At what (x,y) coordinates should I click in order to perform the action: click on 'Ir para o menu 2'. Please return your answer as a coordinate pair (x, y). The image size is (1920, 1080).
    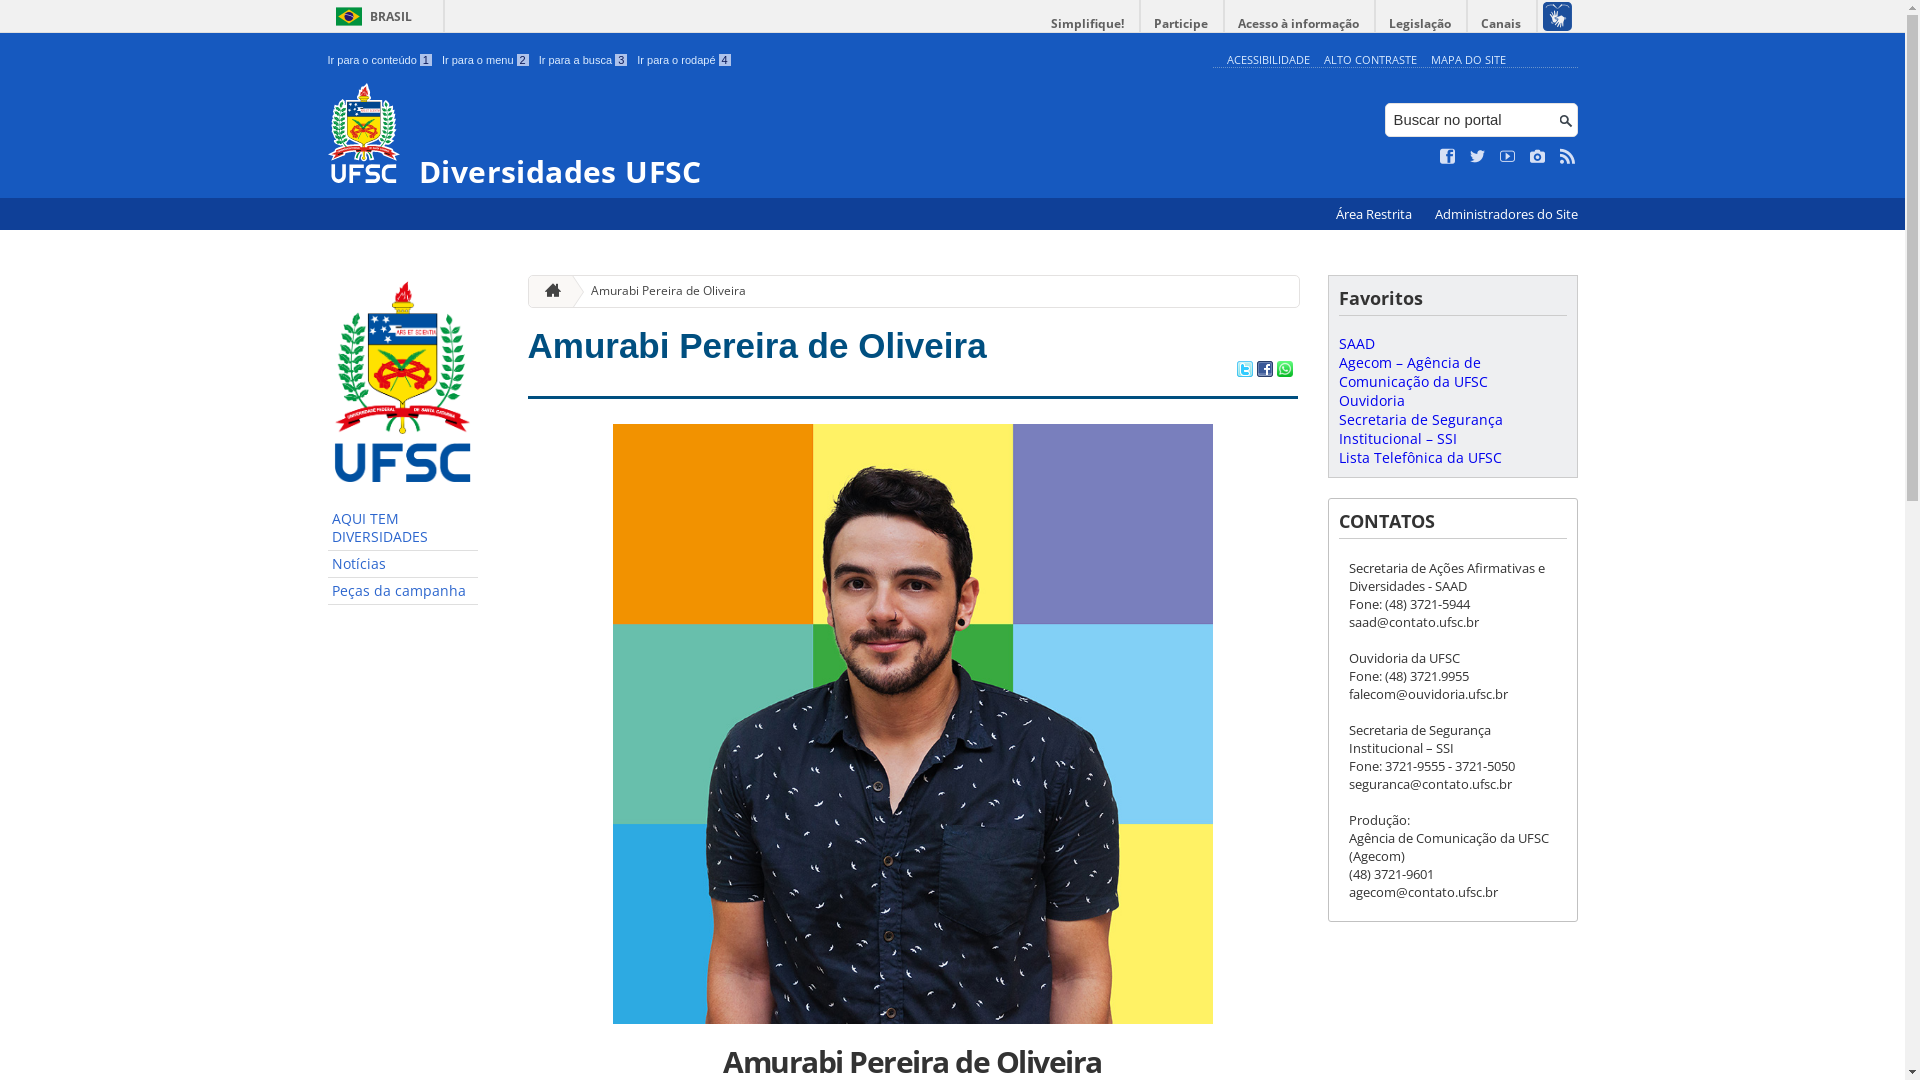
    Looking at the image, I should click on (485, 59).